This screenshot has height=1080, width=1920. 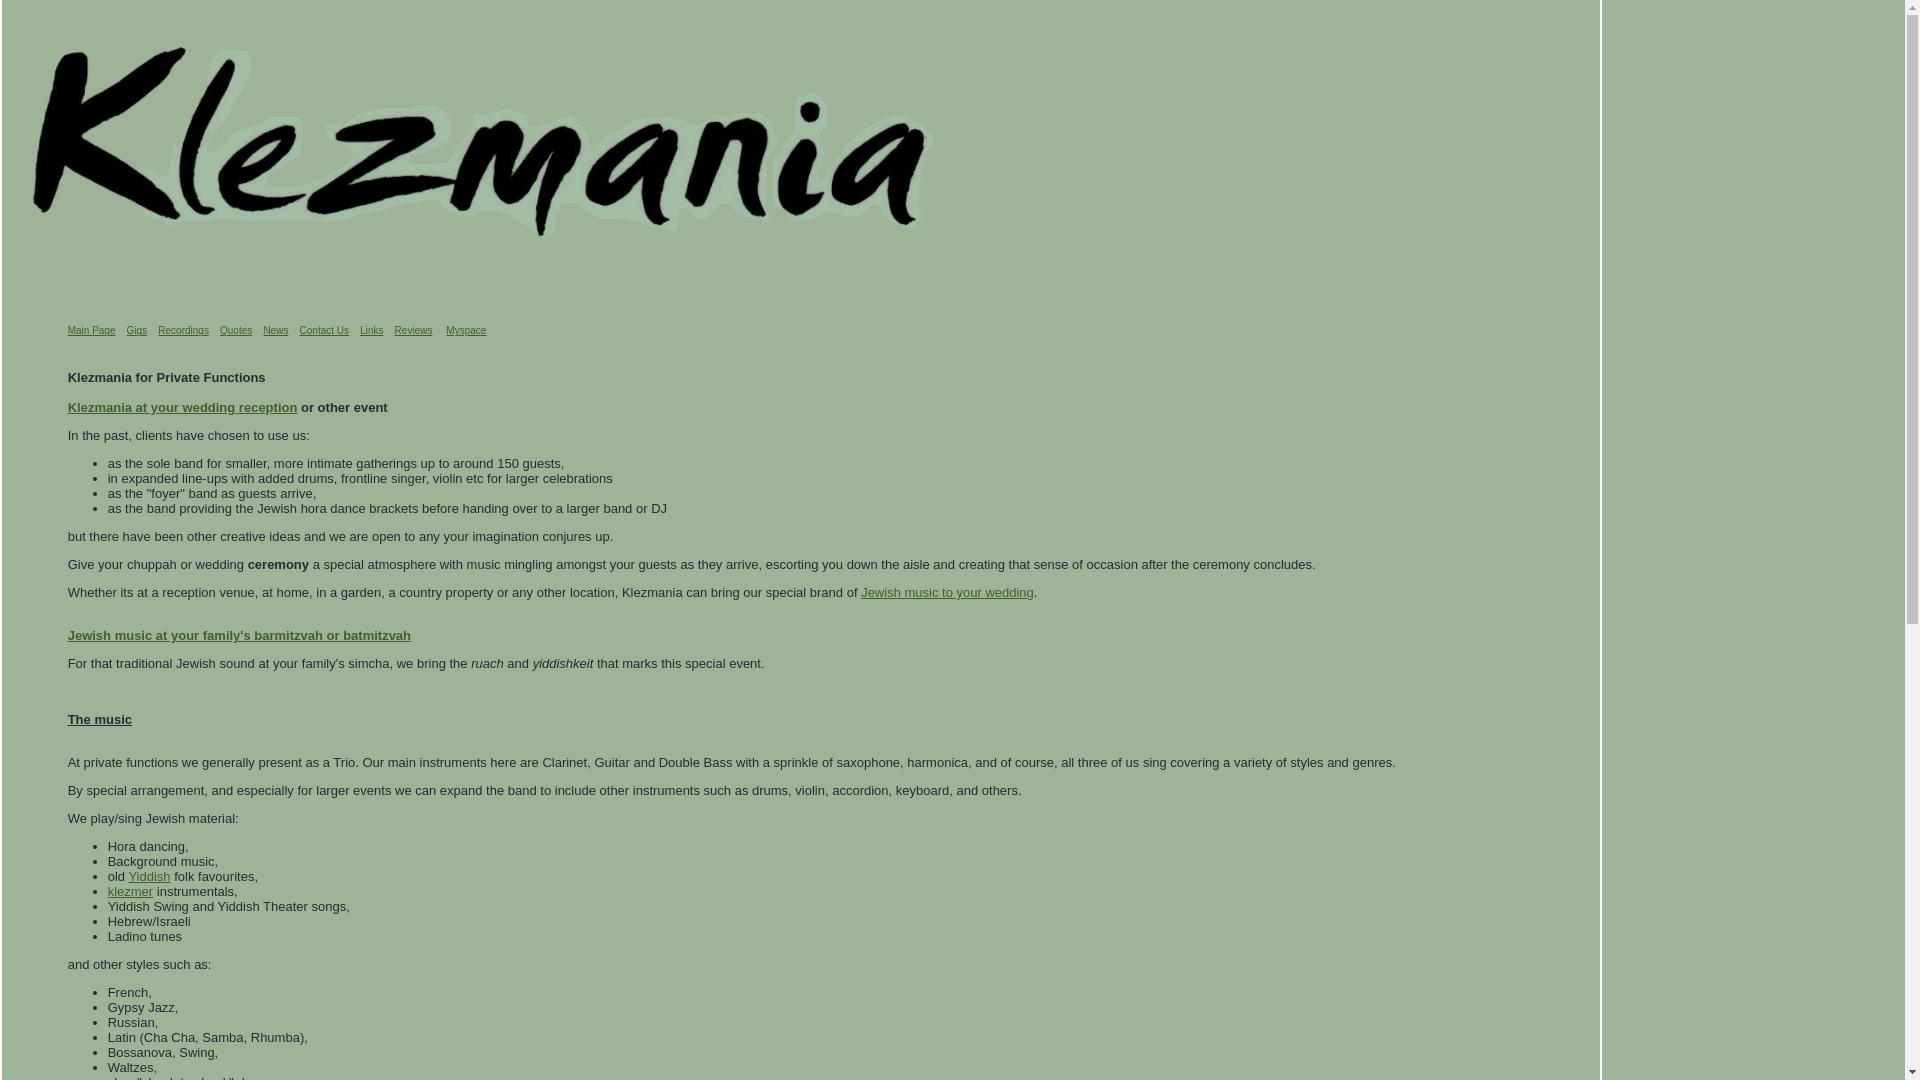 I want to click on 'Yiddish', so click(x=147, y=875).